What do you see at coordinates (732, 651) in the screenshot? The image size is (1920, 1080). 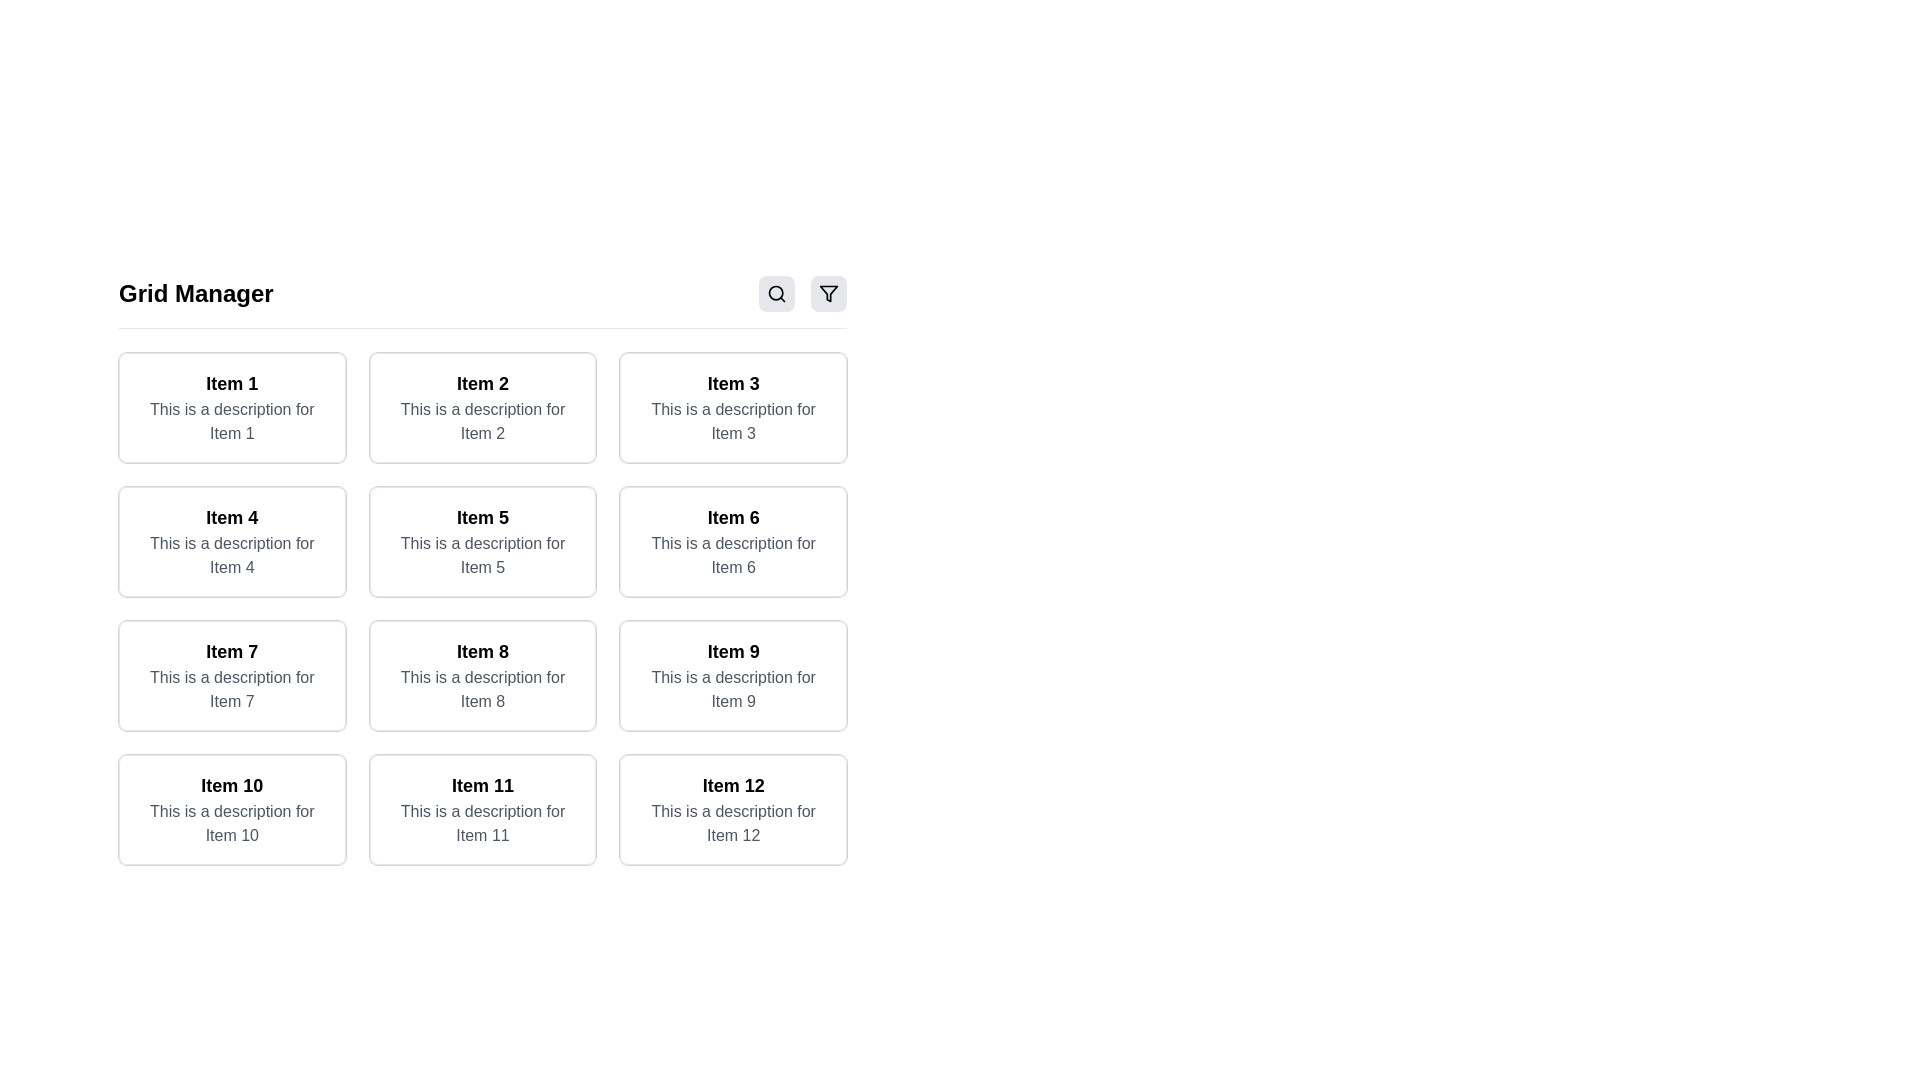 I see `the Text Label that serves as the title or header of the card, located in the third row and second column of the grid layout` at bounding box center [732, 651].